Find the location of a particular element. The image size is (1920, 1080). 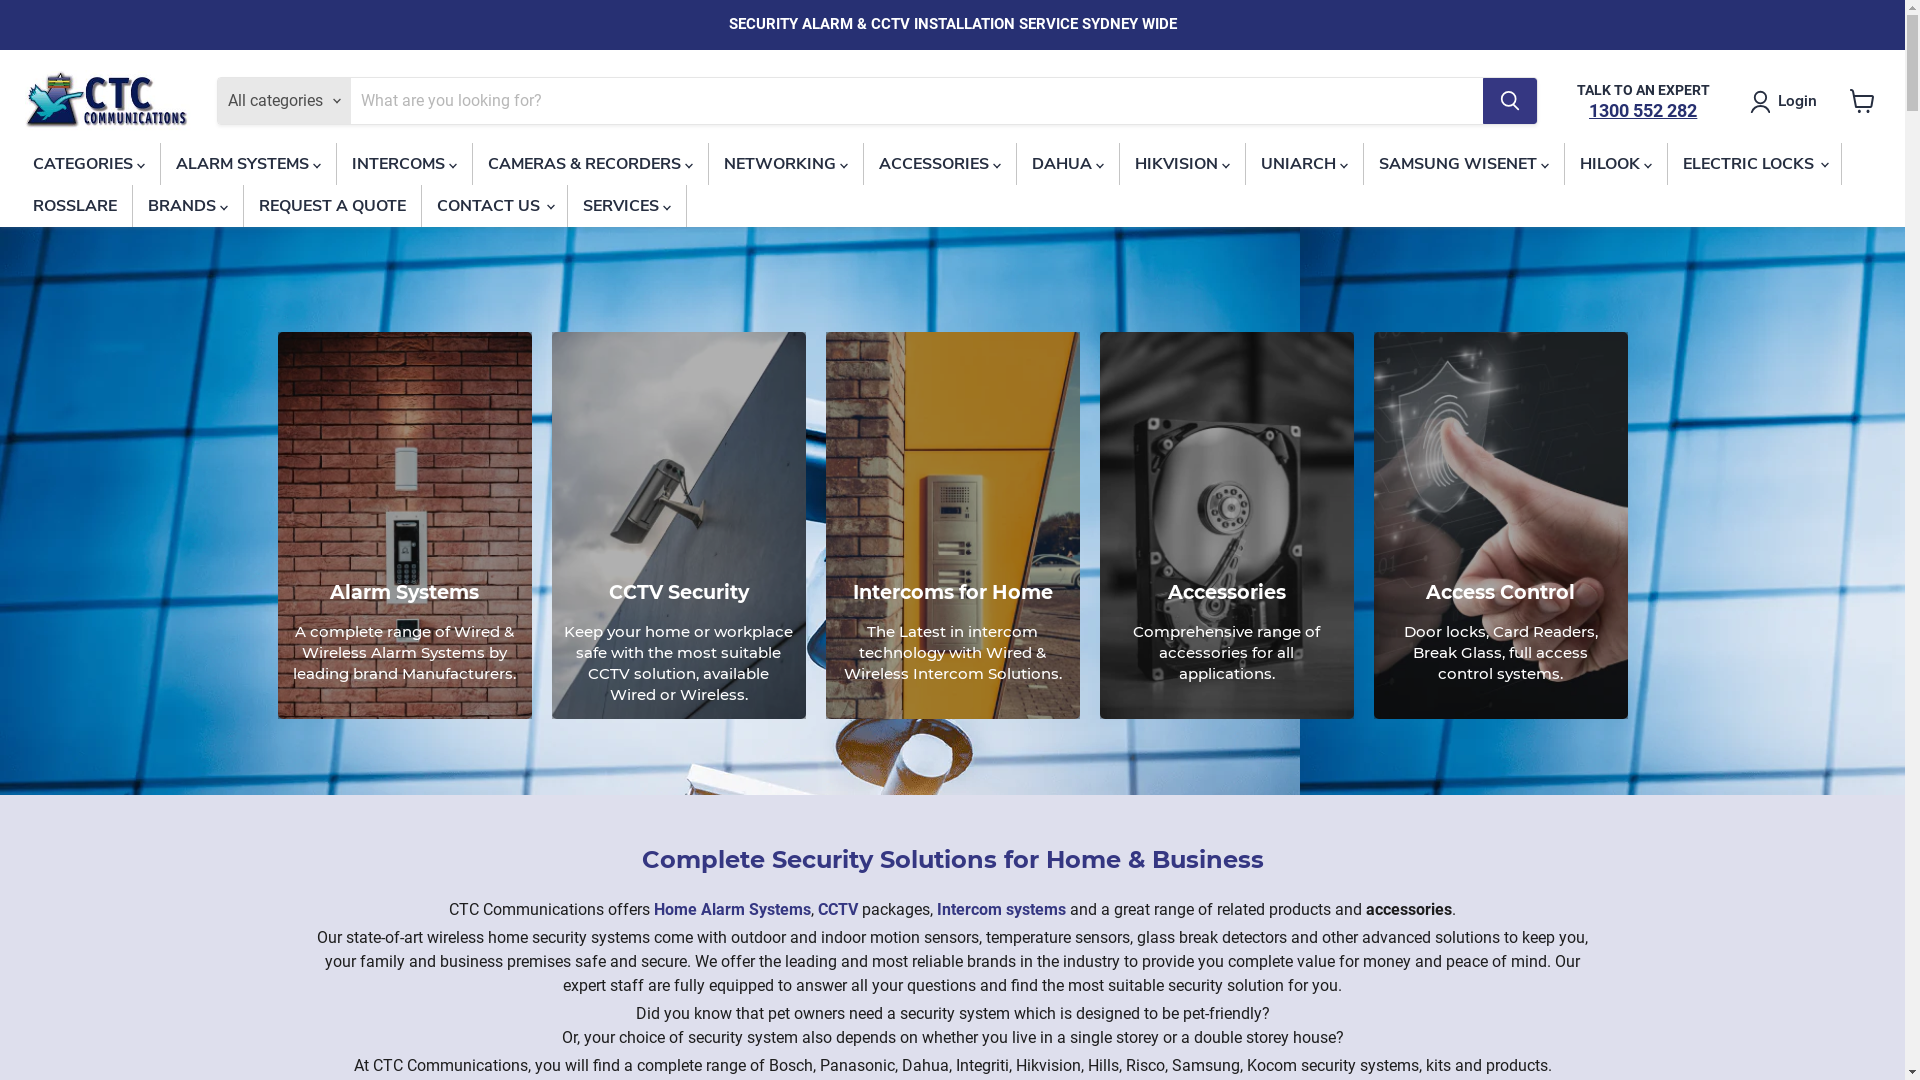

'Login' is located at coordinates (1797, 101).